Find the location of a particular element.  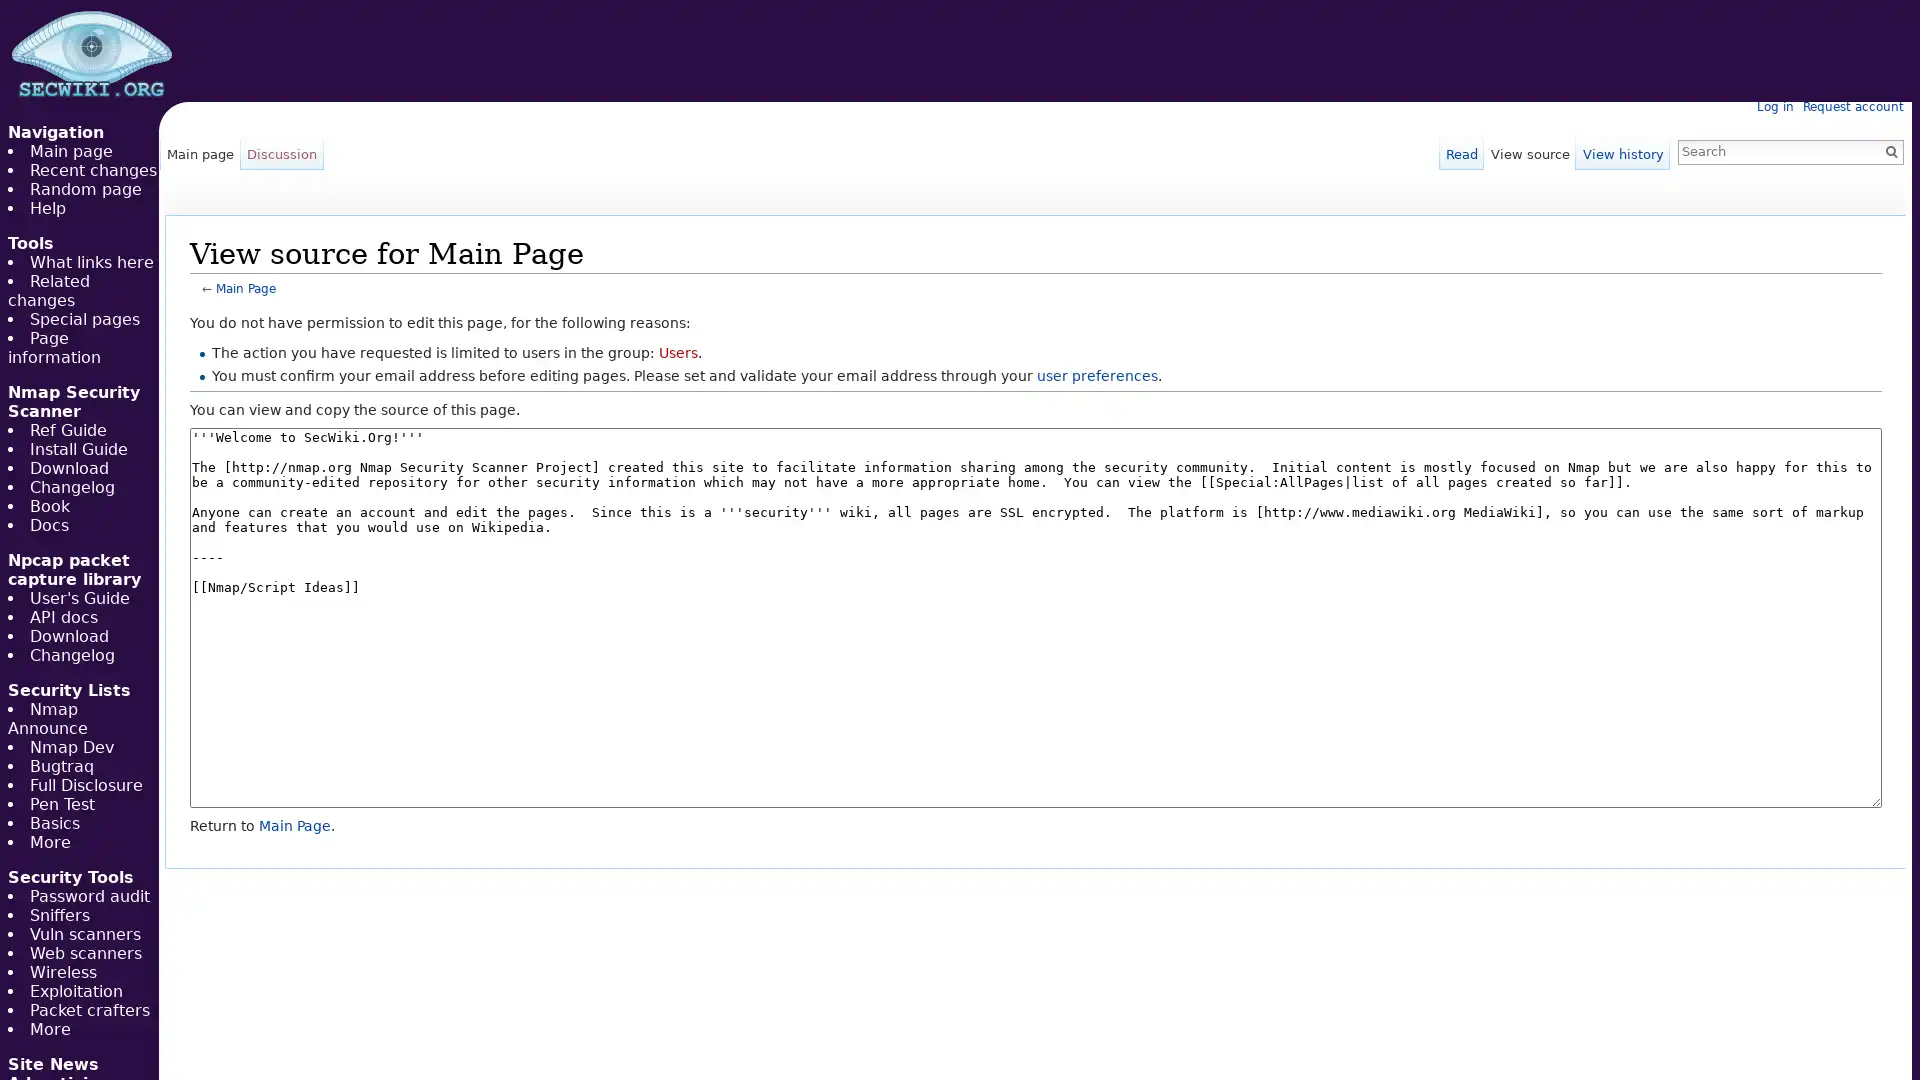

Go is located at coordinates (1890, 150).